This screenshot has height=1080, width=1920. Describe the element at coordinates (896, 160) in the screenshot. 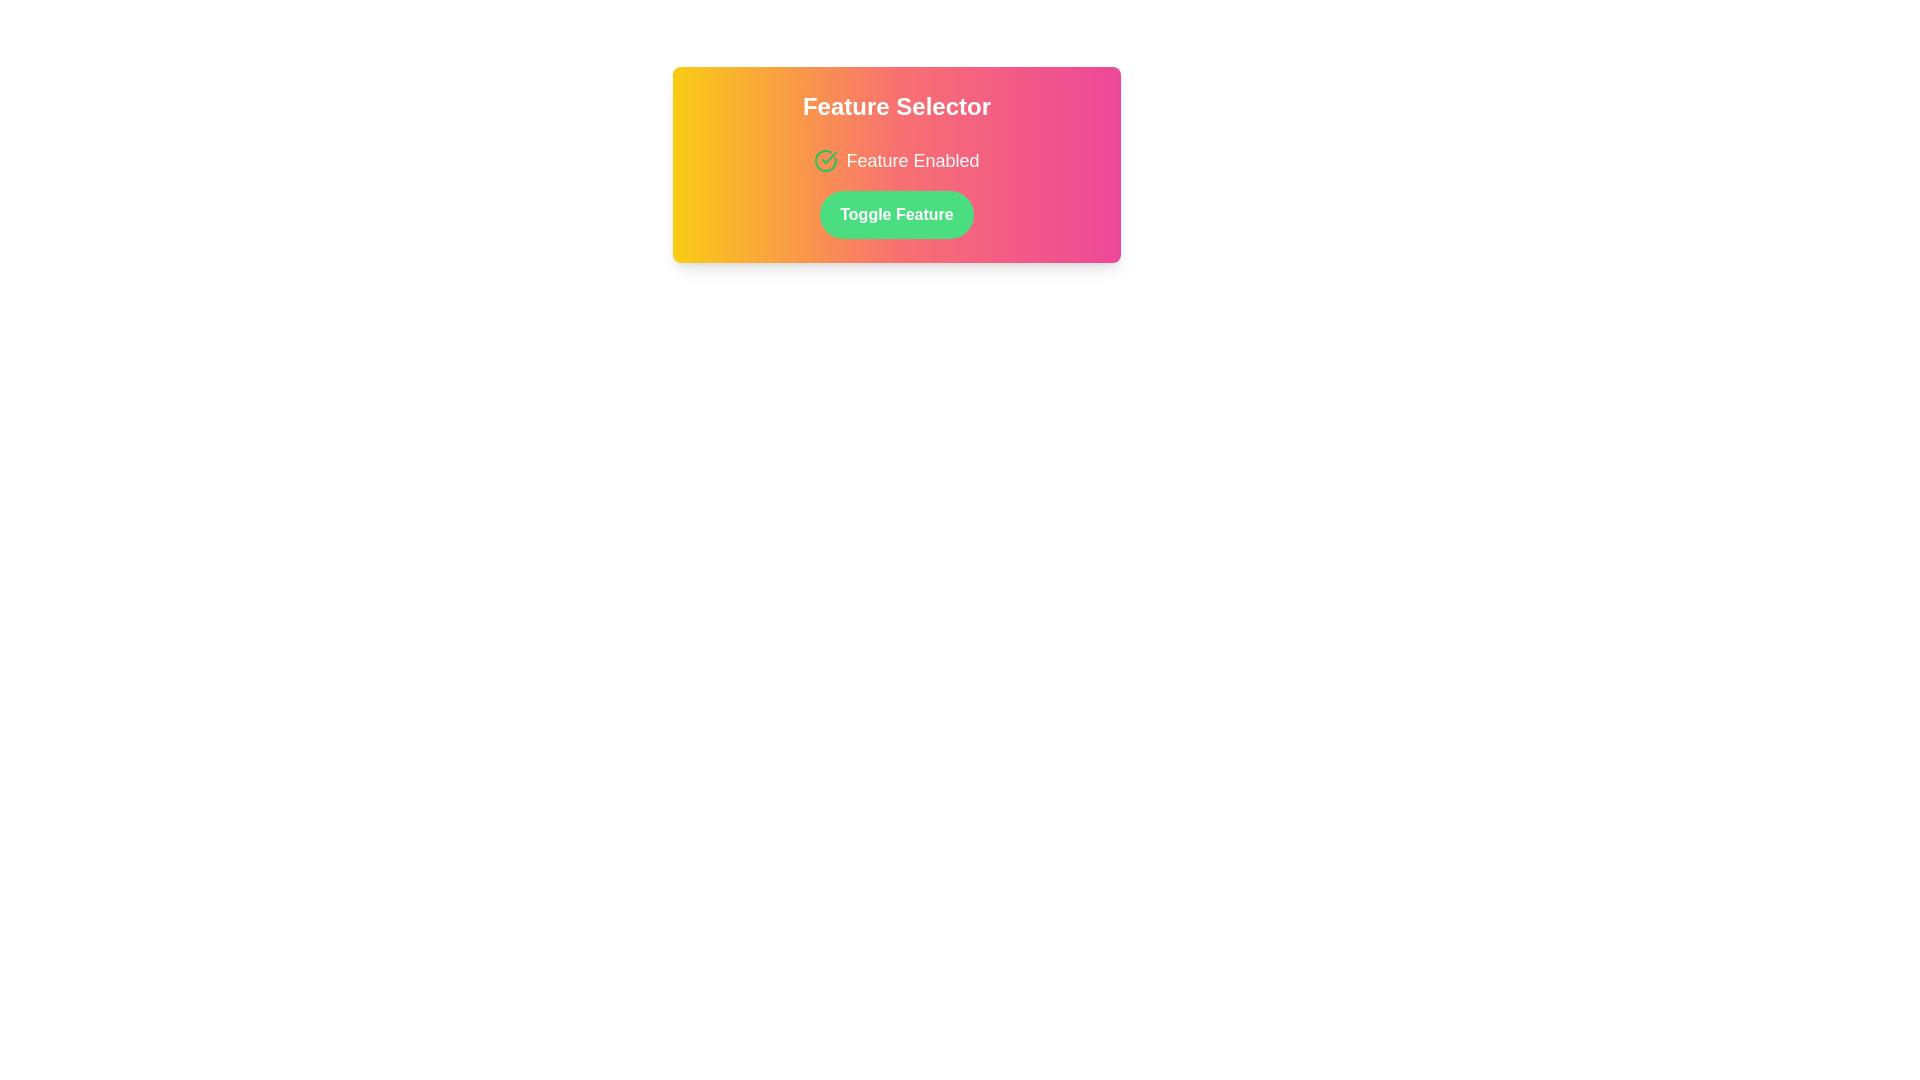

I see `the Label with an icon that visually conveys the status of a feature being enabled, featuring a green tick icon and descriptive text, located centrally below the 'Feature Selector' title and above the 'Toggle Feature' button` at that location.